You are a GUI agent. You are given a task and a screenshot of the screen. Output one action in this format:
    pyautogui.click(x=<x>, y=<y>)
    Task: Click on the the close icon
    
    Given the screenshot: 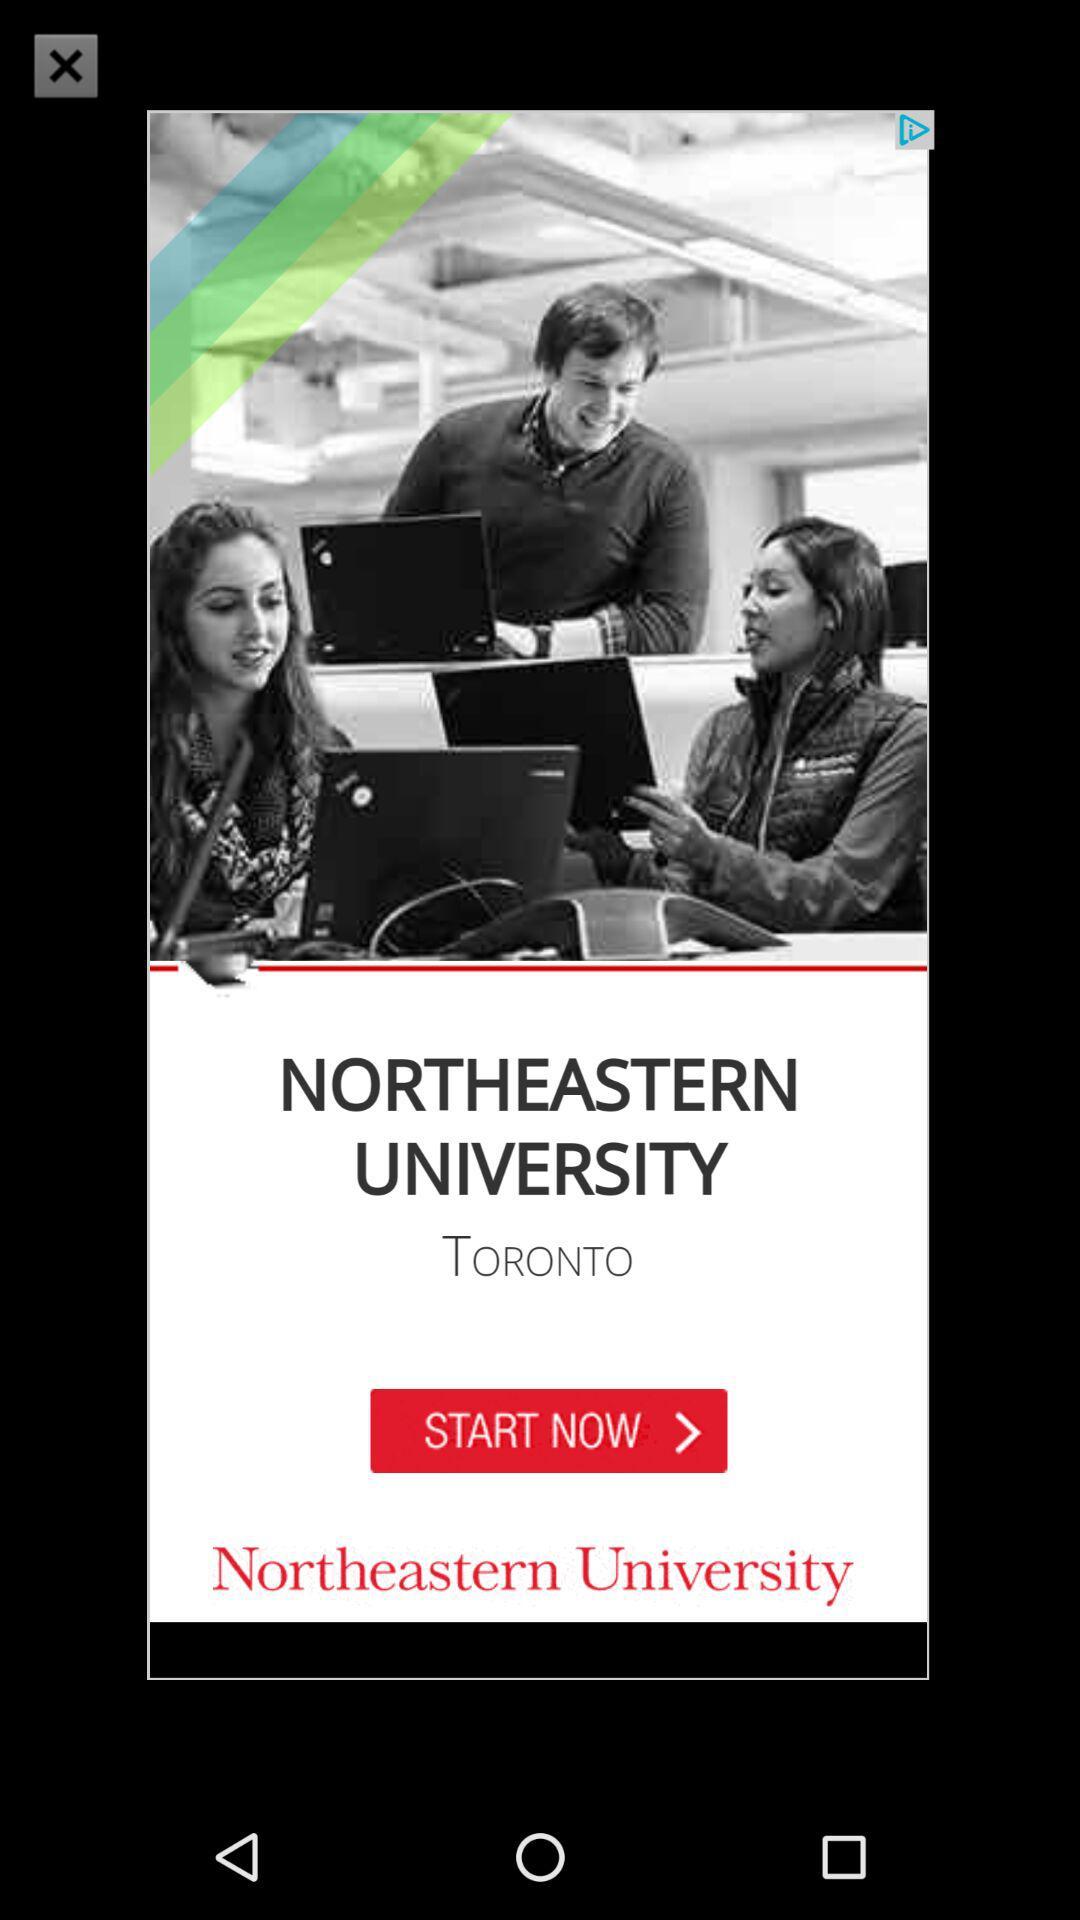 What is the action you would take?
    pyautogui.click(x=77, y=83)
    